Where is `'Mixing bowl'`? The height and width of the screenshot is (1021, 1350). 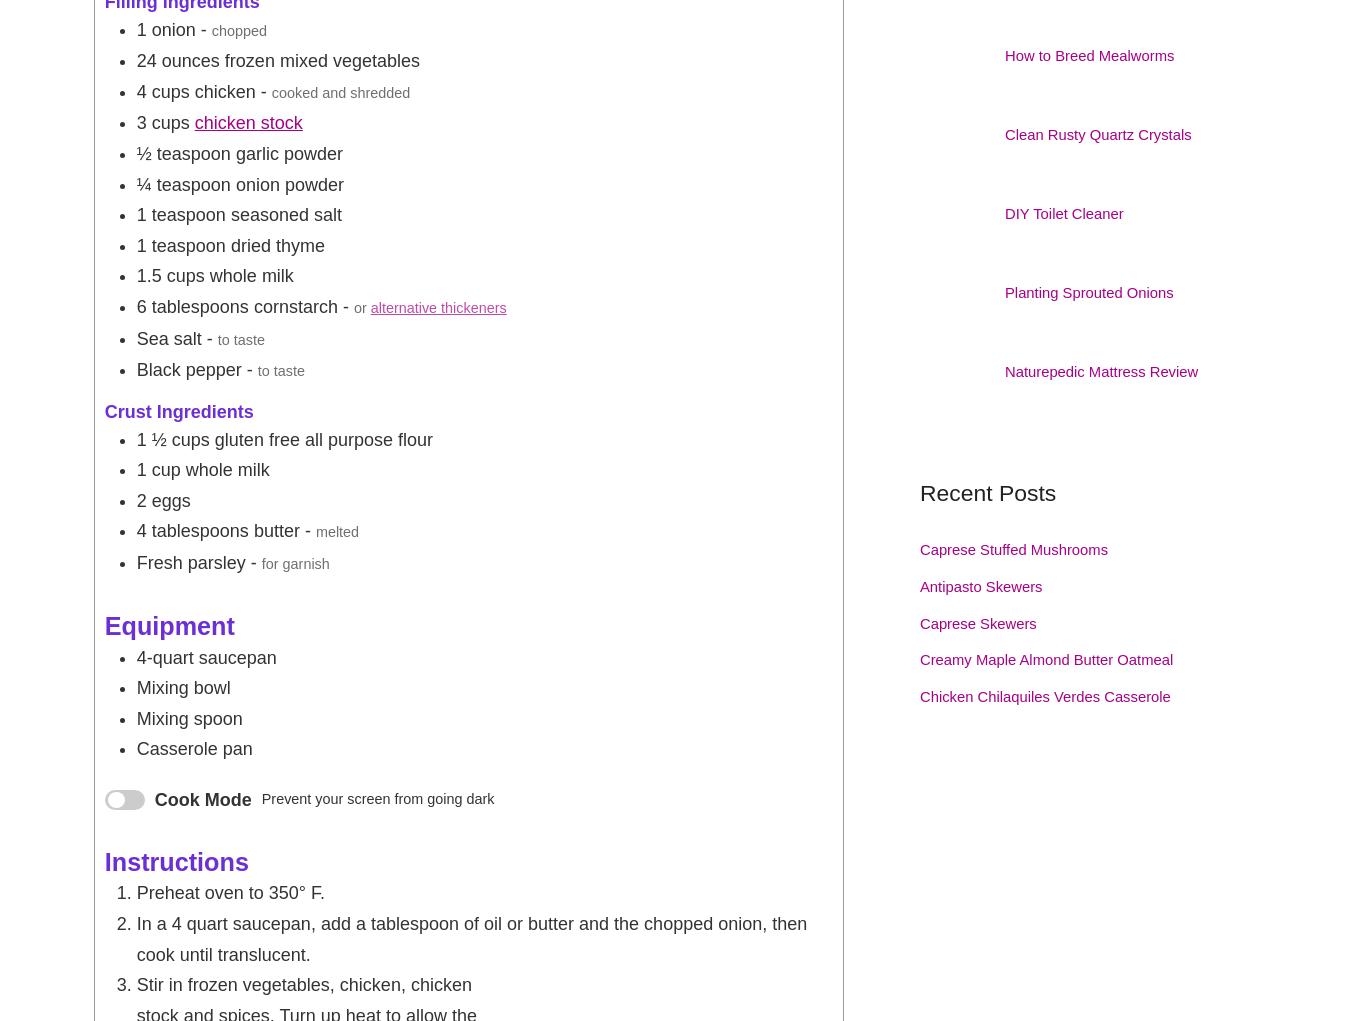 'Mixing bowl' is located at coordinates (183, 687).